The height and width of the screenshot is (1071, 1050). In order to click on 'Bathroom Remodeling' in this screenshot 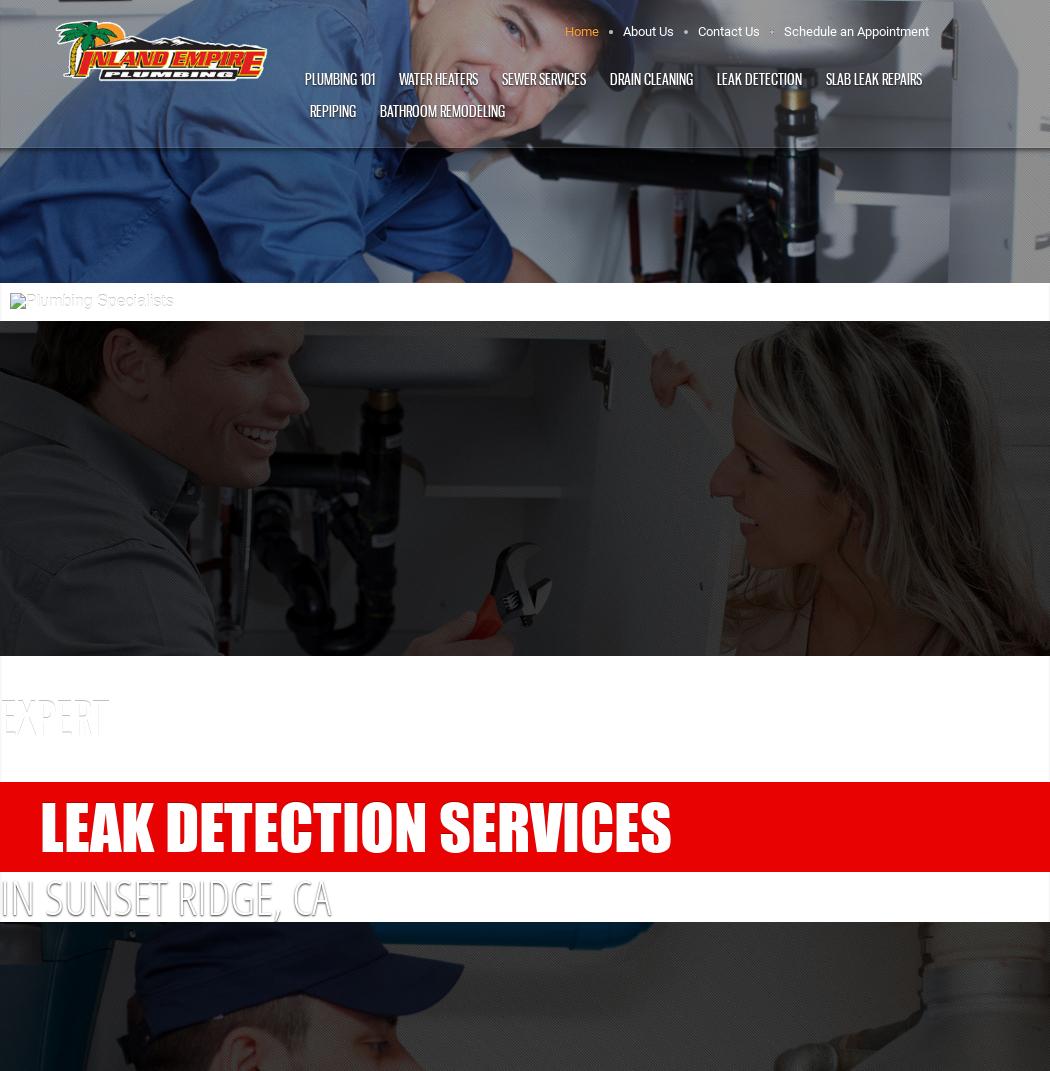, I will do `click(440, 110)`.